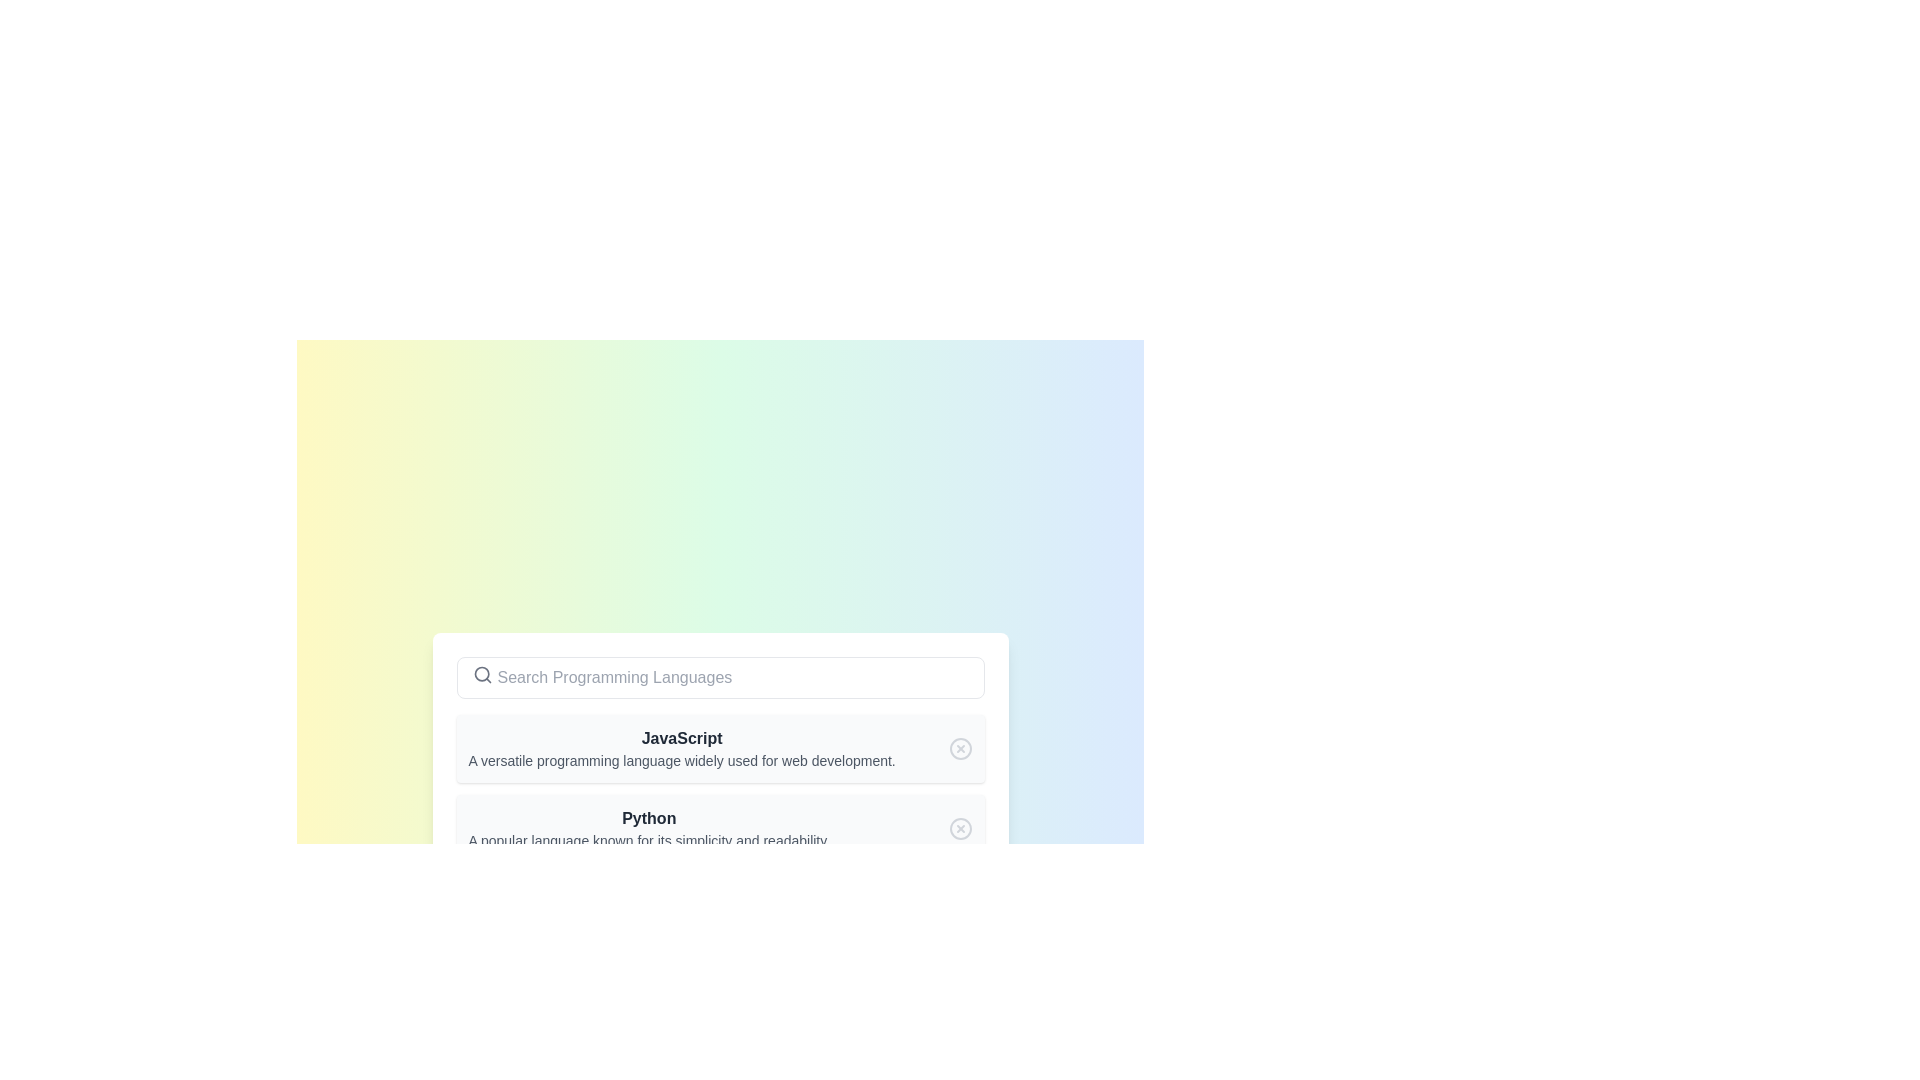 This screenshot has height=1080, width=1920. Describe the element at coordinates (960, 829) in the screenshot. I see `the close icon button with a cross (X) mark inside it, located at the right end of the 'Python' list item` at that location.